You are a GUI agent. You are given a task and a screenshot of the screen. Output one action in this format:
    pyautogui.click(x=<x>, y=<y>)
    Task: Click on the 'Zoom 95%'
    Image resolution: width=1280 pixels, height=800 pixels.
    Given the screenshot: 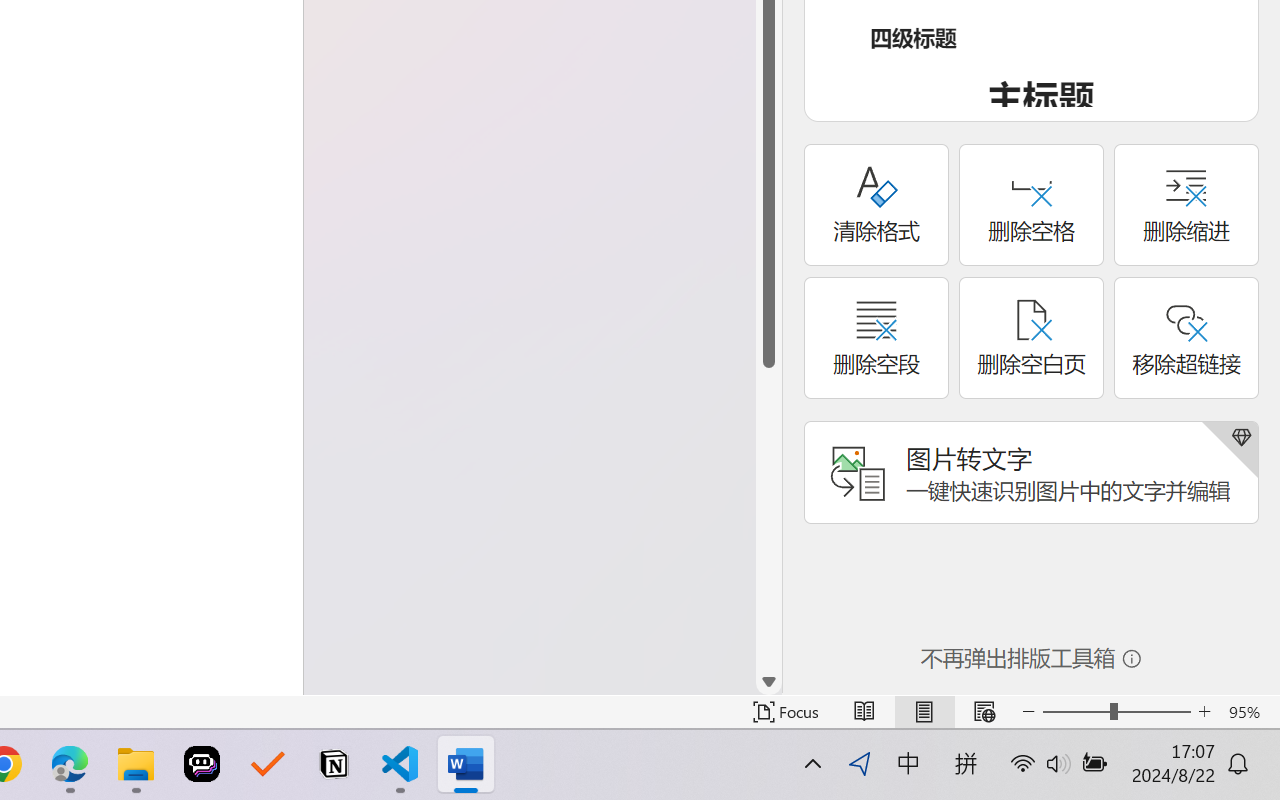 What is the action you would take?
    pyautogui.click(x=1248, y=711)
    